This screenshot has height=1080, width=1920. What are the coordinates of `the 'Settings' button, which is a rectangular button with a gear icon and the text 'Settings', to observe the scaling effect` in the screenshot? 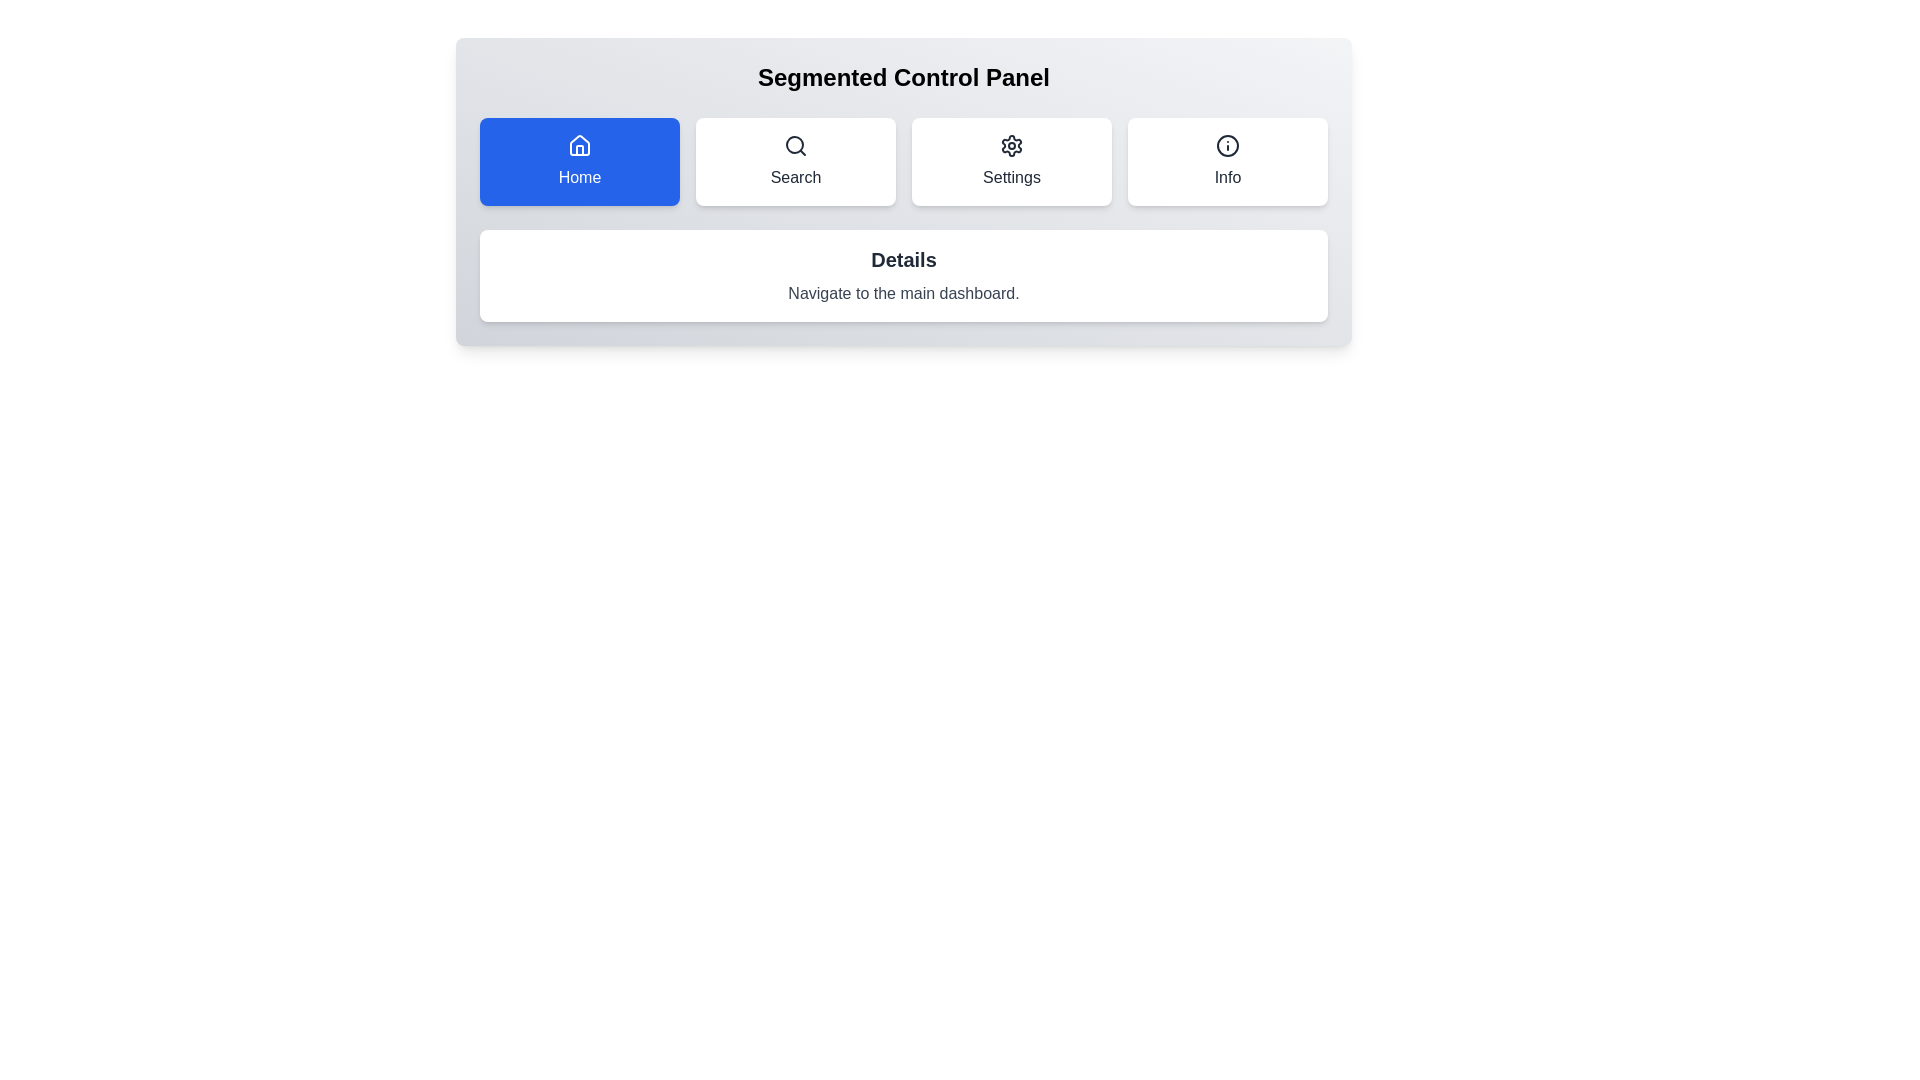 It's located at (1012, 161).